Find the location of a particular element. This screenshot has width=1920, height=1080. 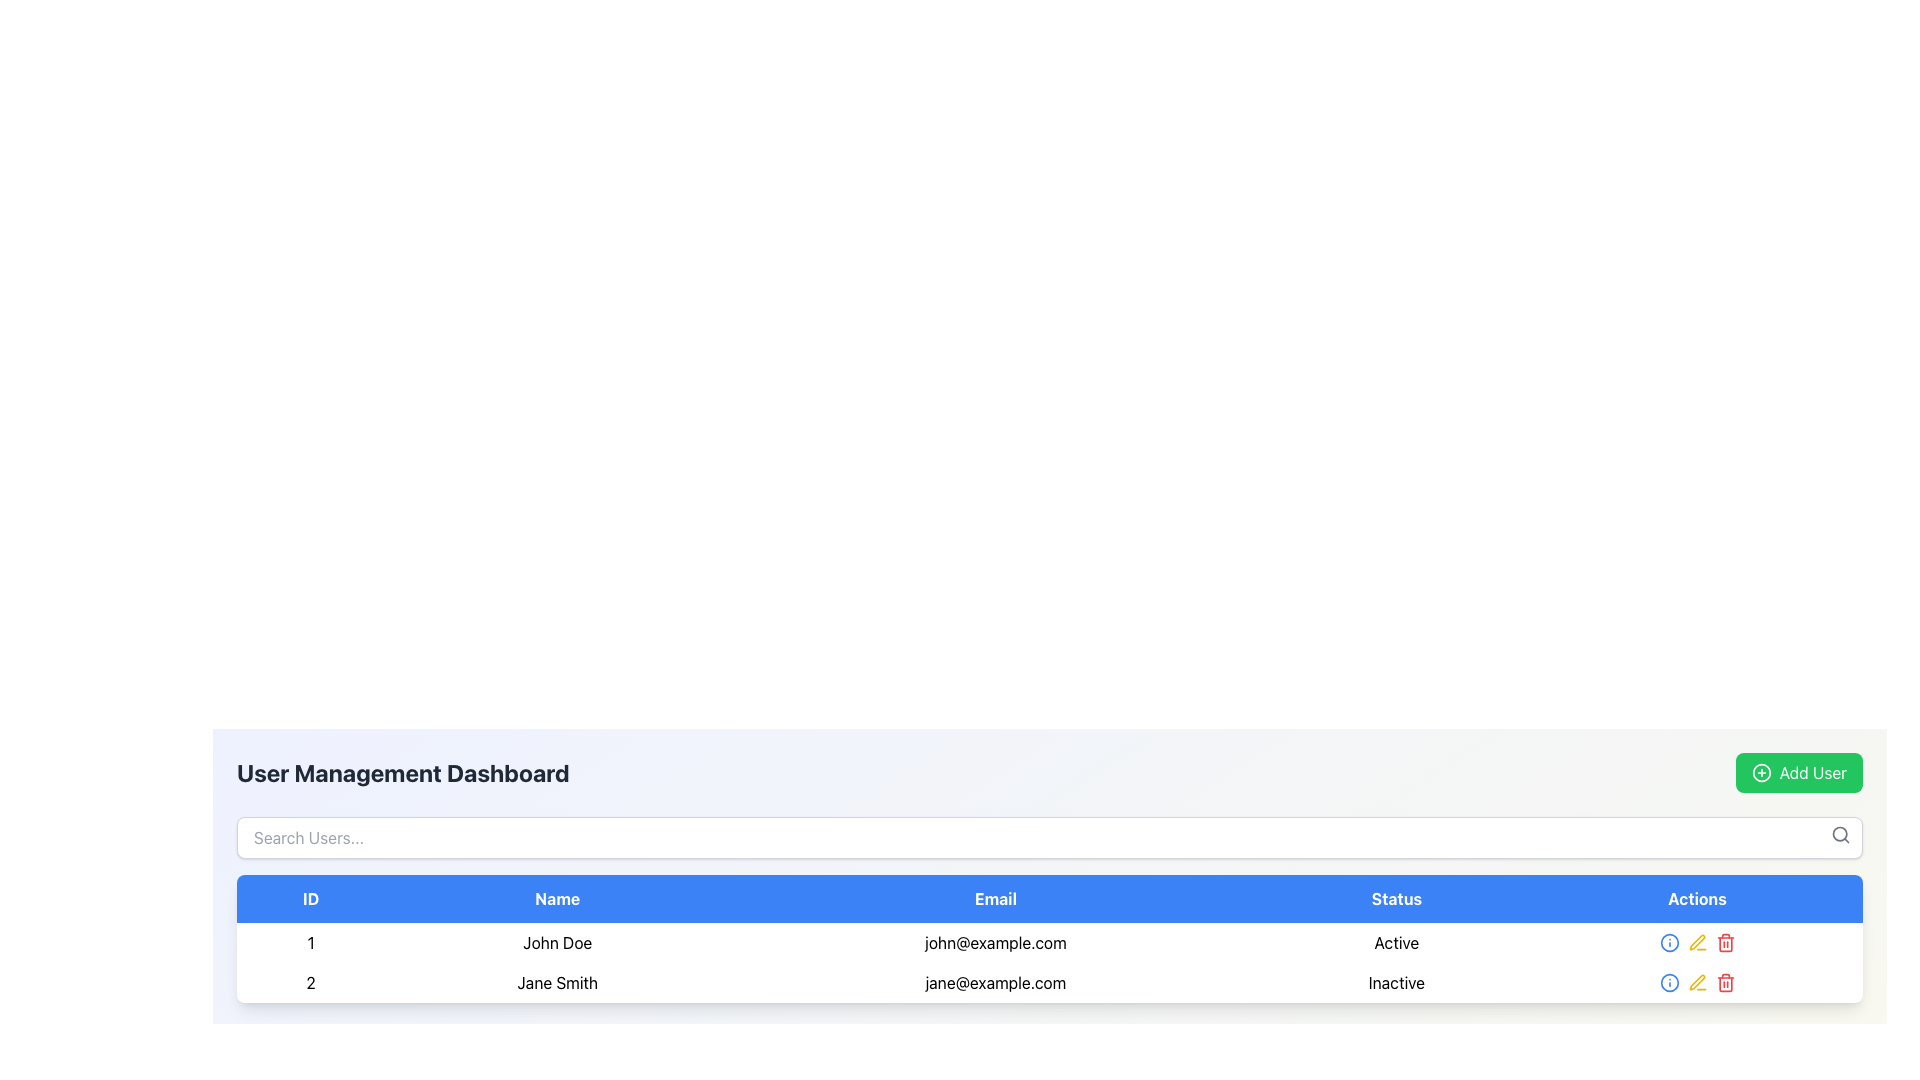

the second row entry in the user listing table for further actions is located at coordinates (1049, 982).